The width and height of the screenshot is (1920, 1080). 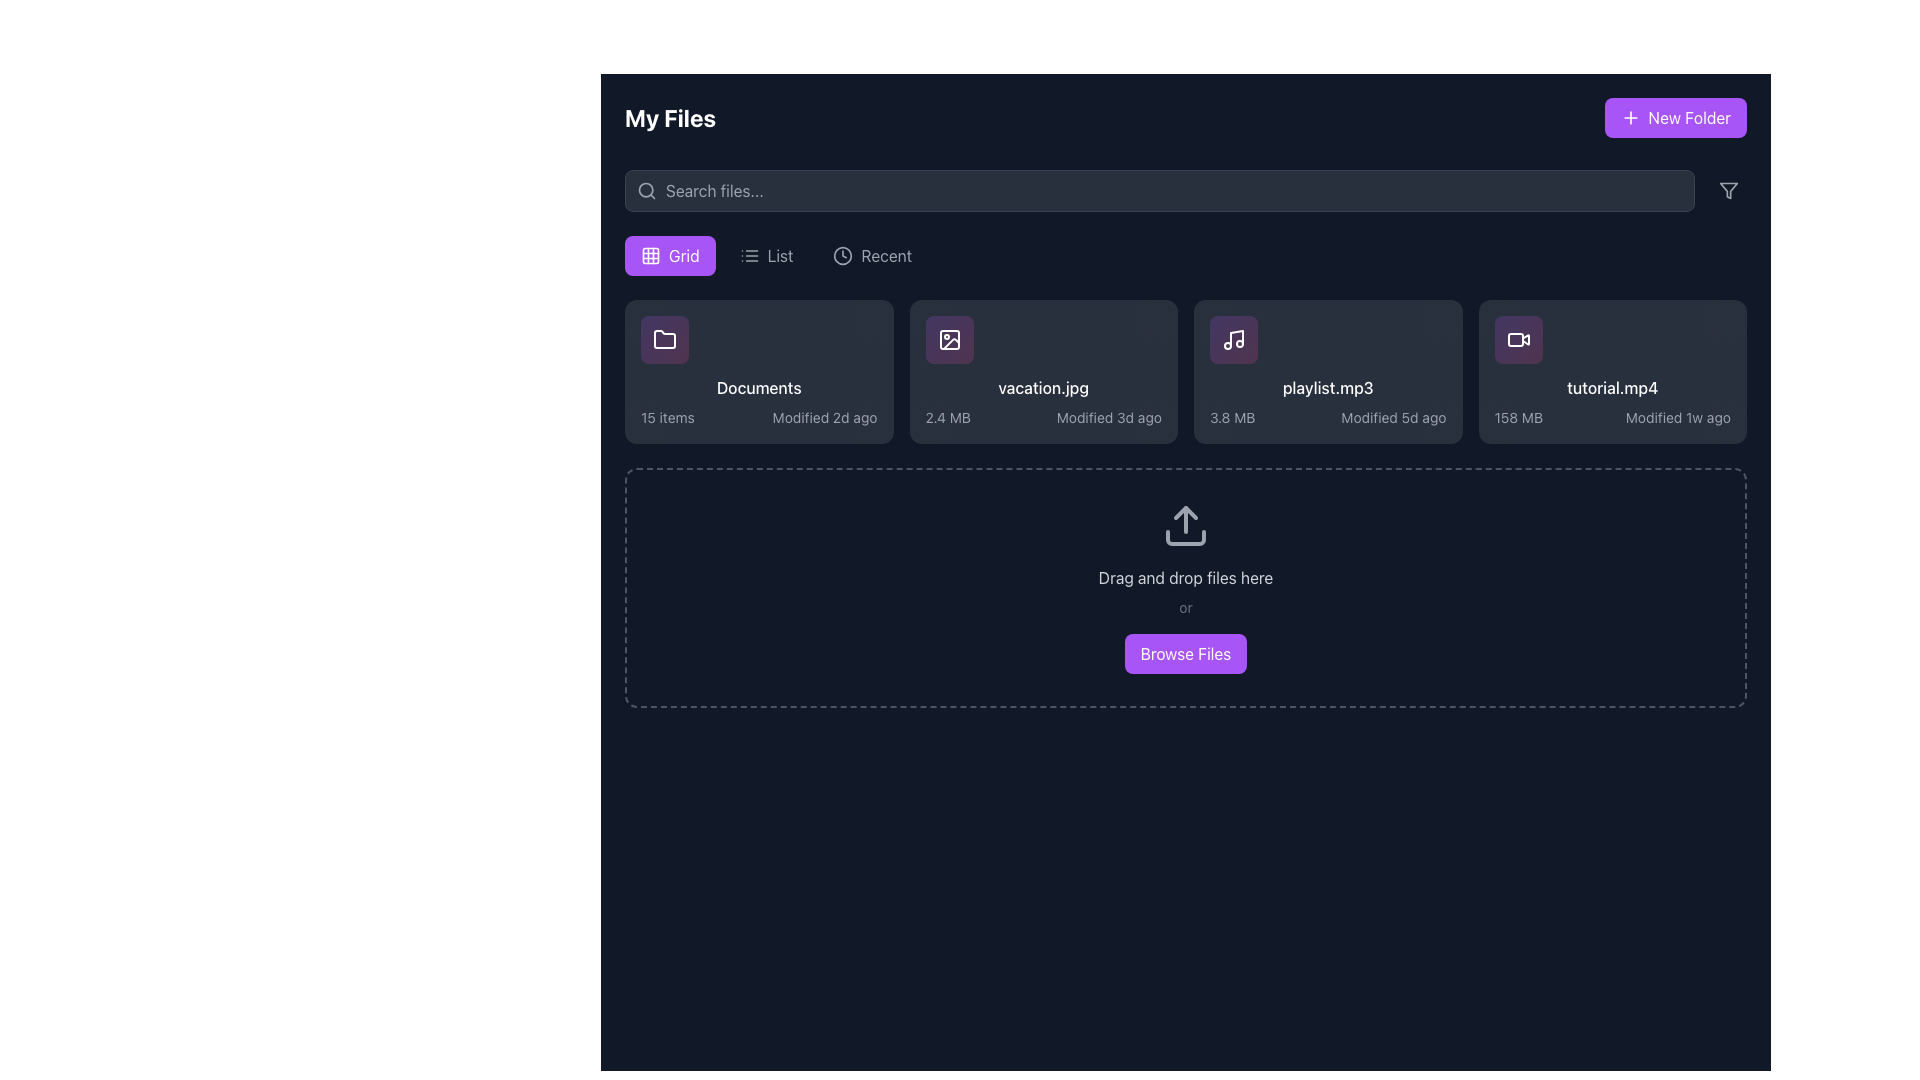 I want to click on the folder icon representing the 'Documents' tile located in the top-left corner of the first tile in the 'My Files' interface, so click(x=665, y=338).